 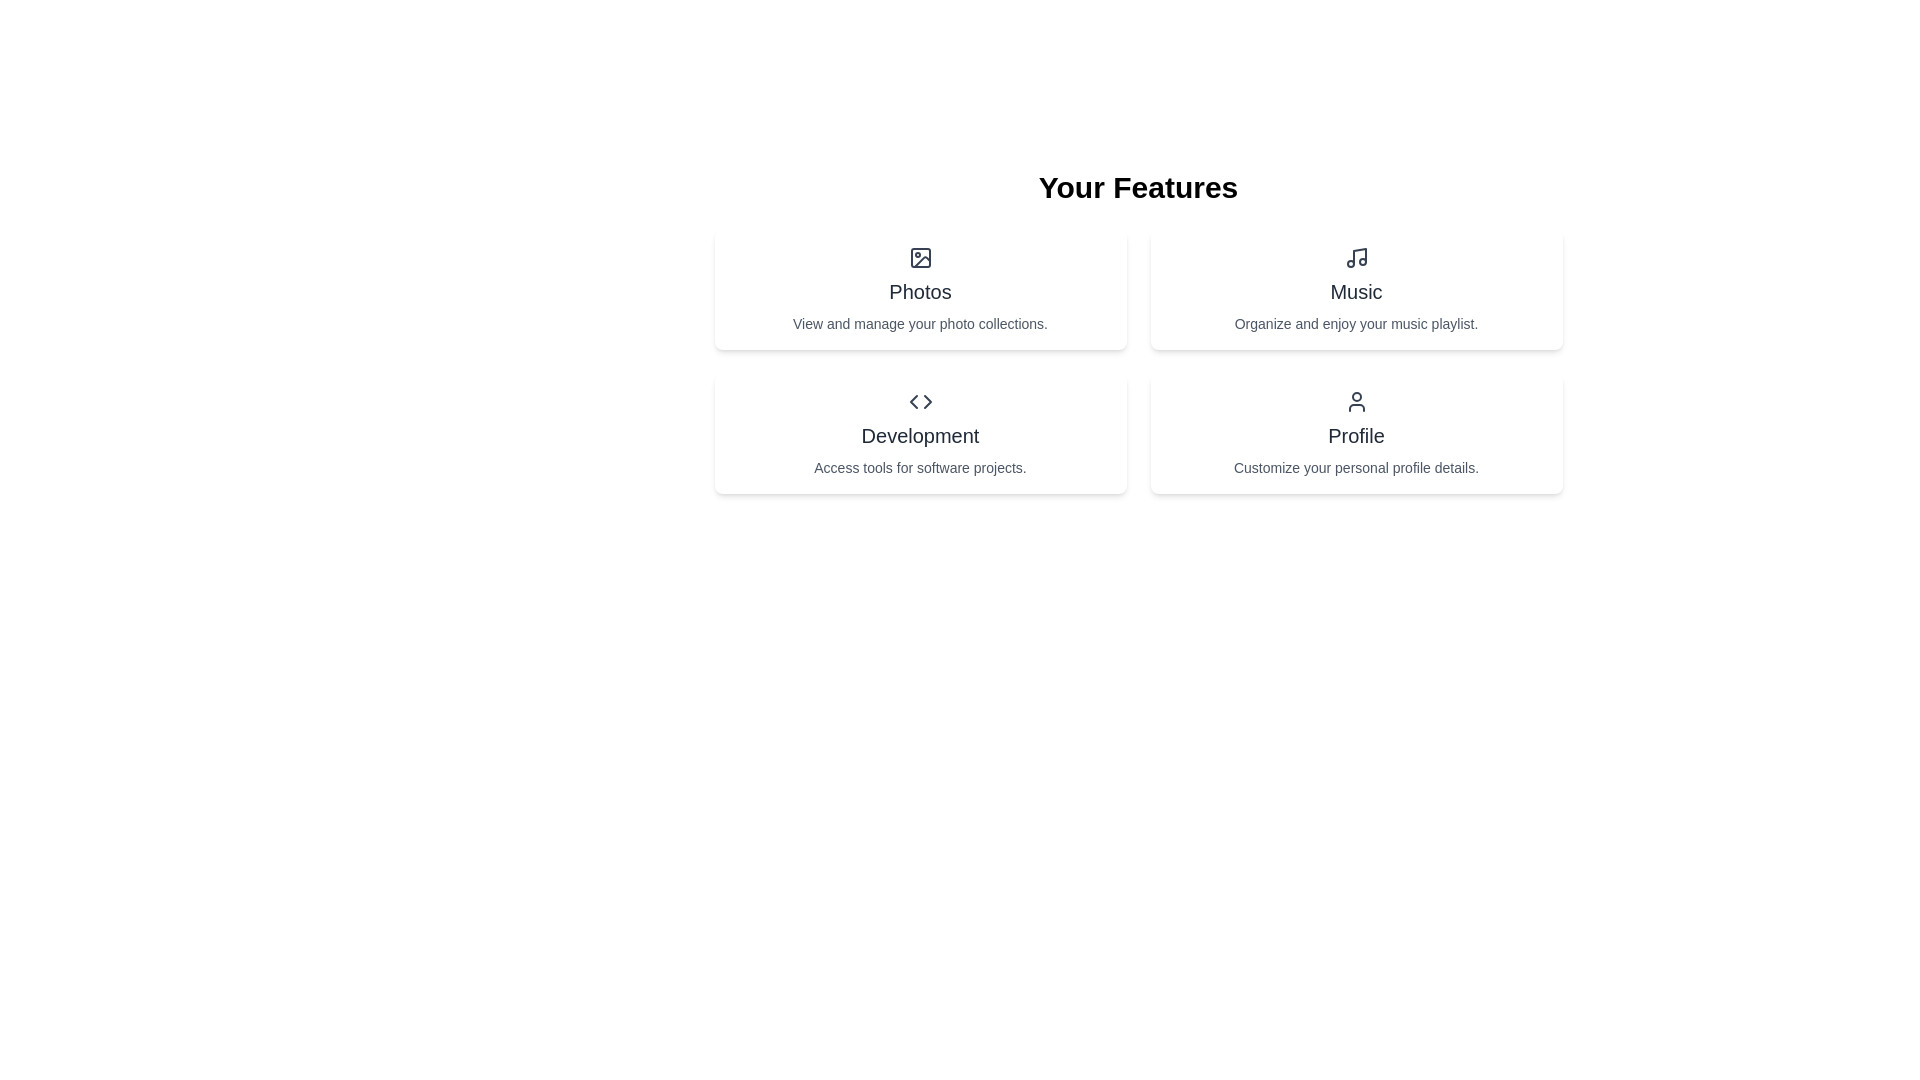 What do you see at coordinates (1356, 433) in the screenshot?
I see `the profile card at the bottom-right corner of the grid layout` at bounding box center [1356, 433].